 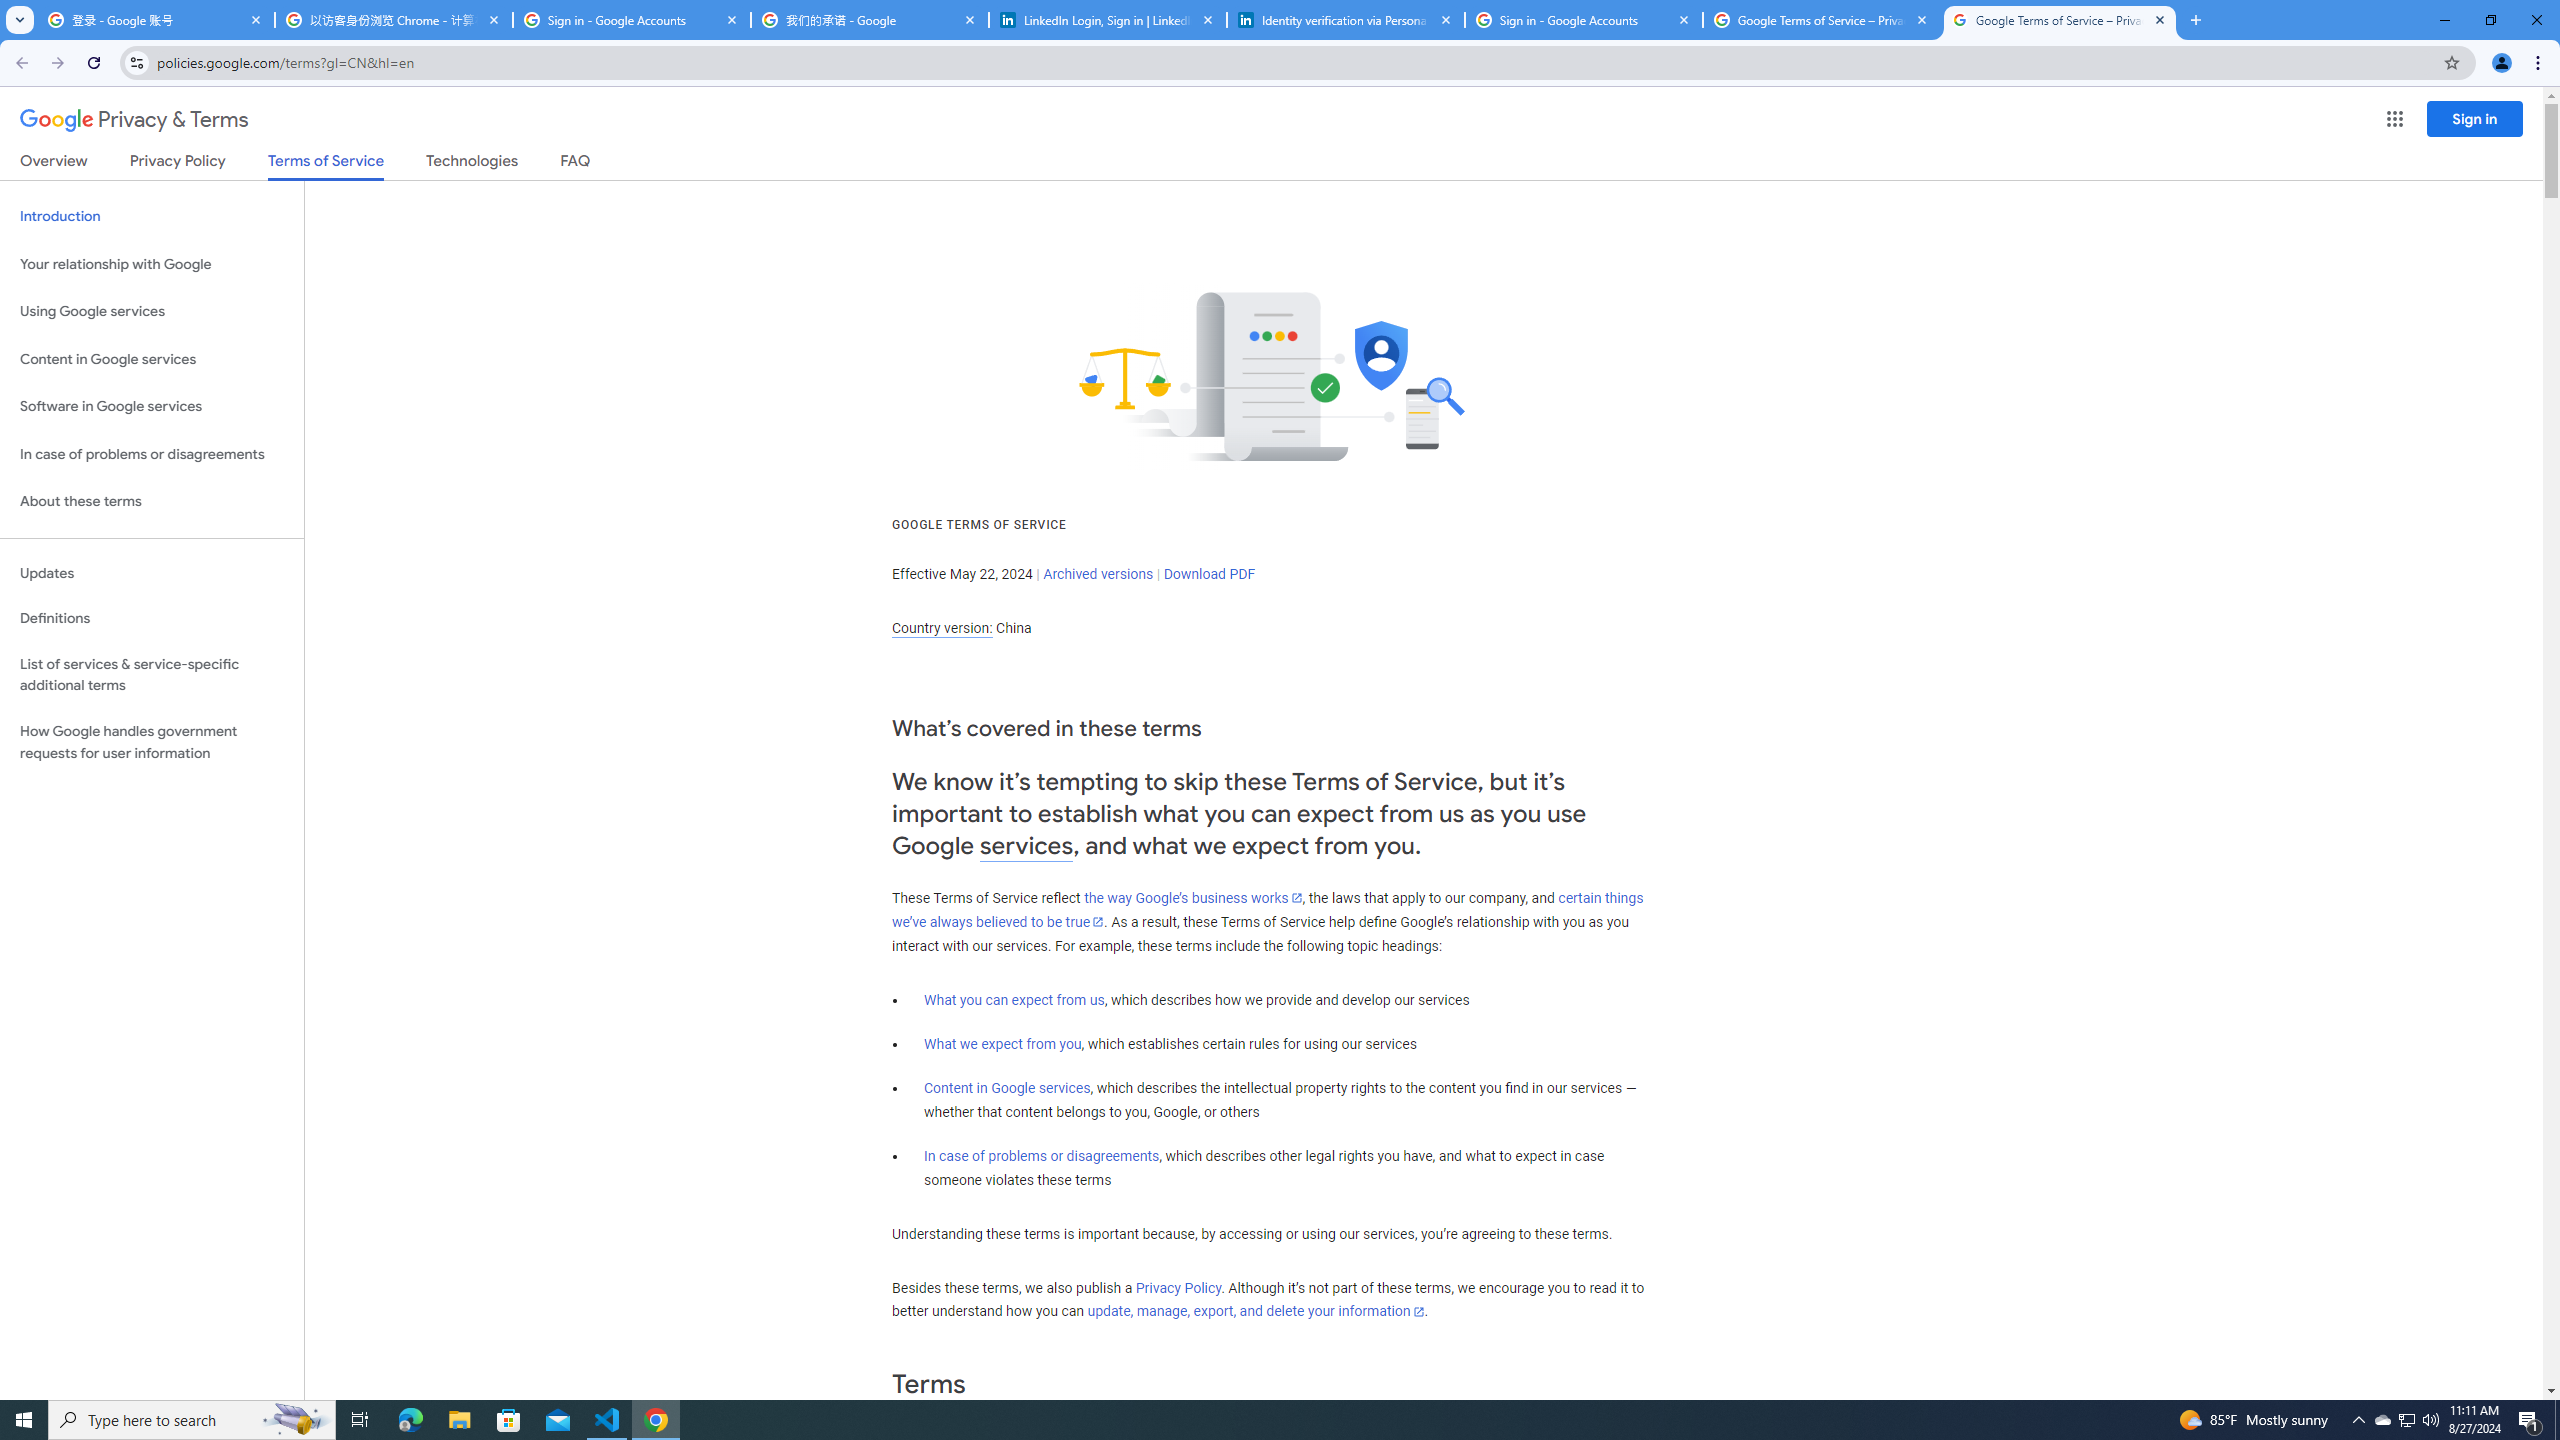 I want to click on 'services', so click(x=1026, y=846).